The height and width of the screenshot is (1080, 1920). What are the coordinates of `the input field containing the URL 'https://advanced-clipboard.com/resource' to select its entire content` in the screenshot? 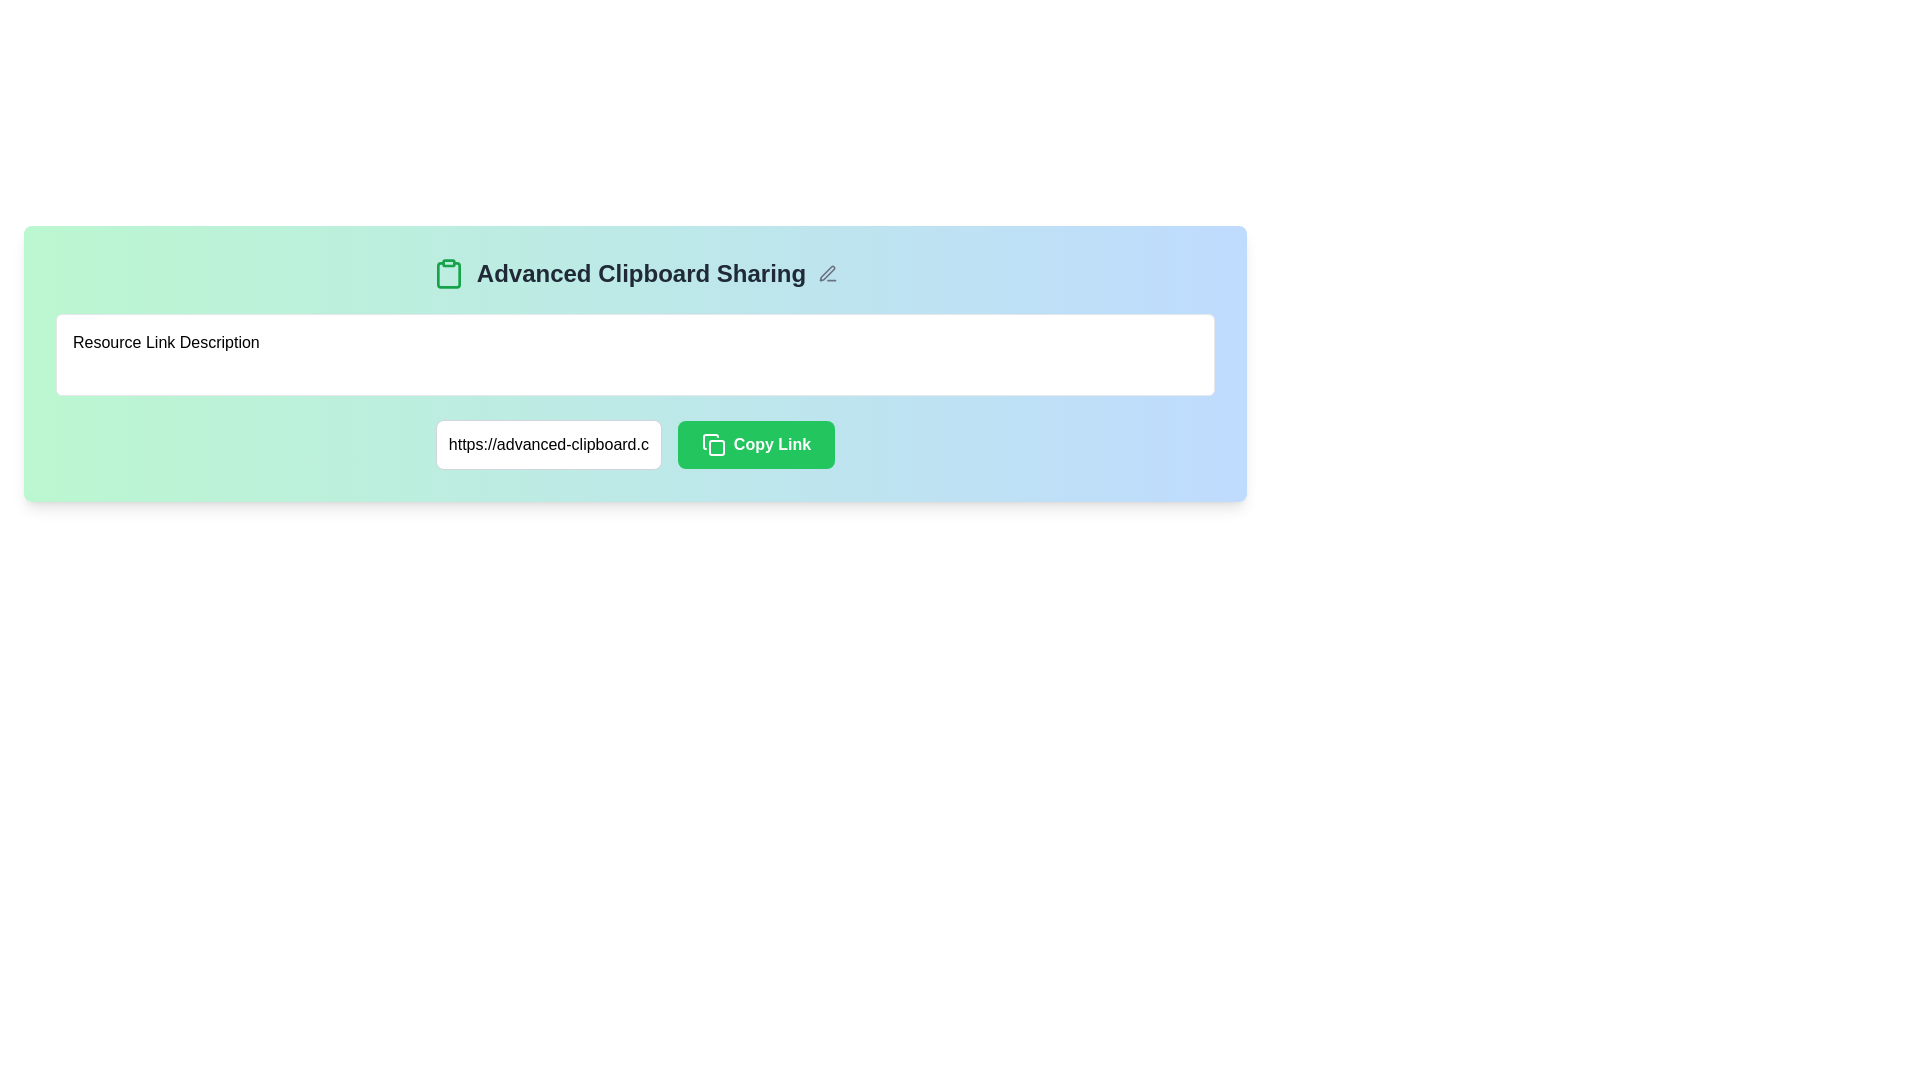 It's located at (634, 443).